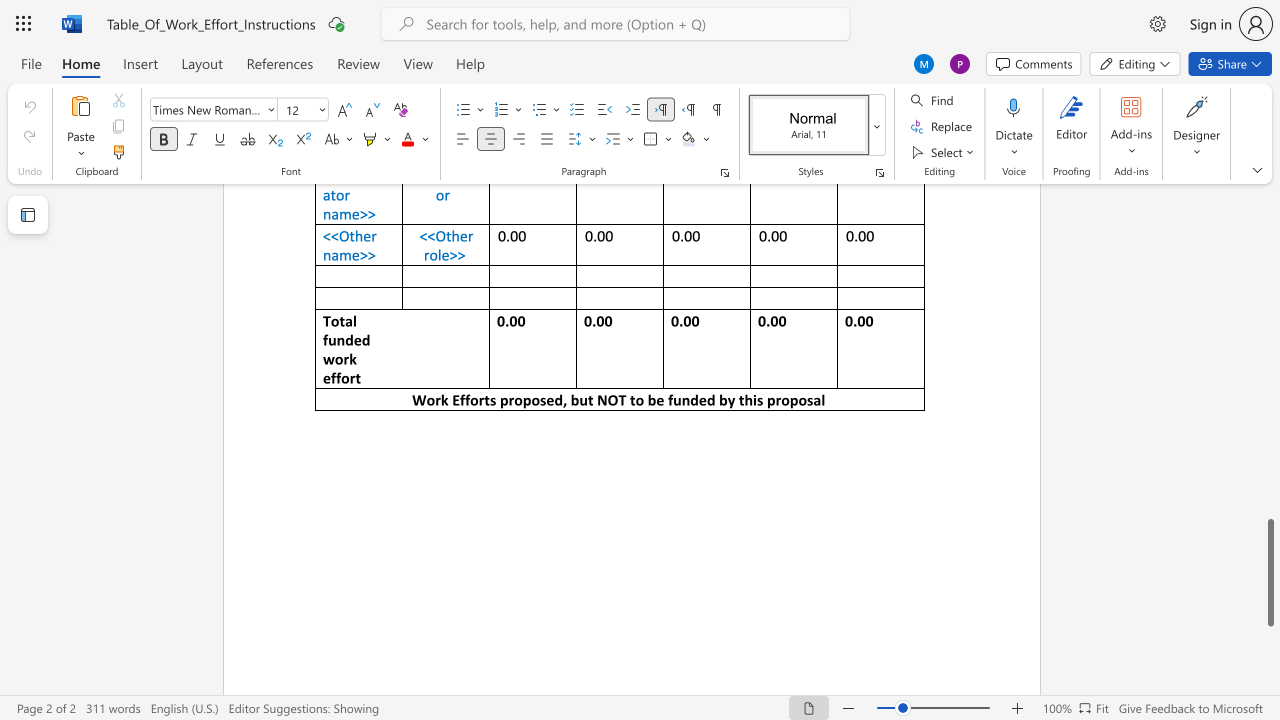 Image resolution: width=1280 pixels, height=720 pixels. I want to click on the scrollbar, so click(1269, 360).